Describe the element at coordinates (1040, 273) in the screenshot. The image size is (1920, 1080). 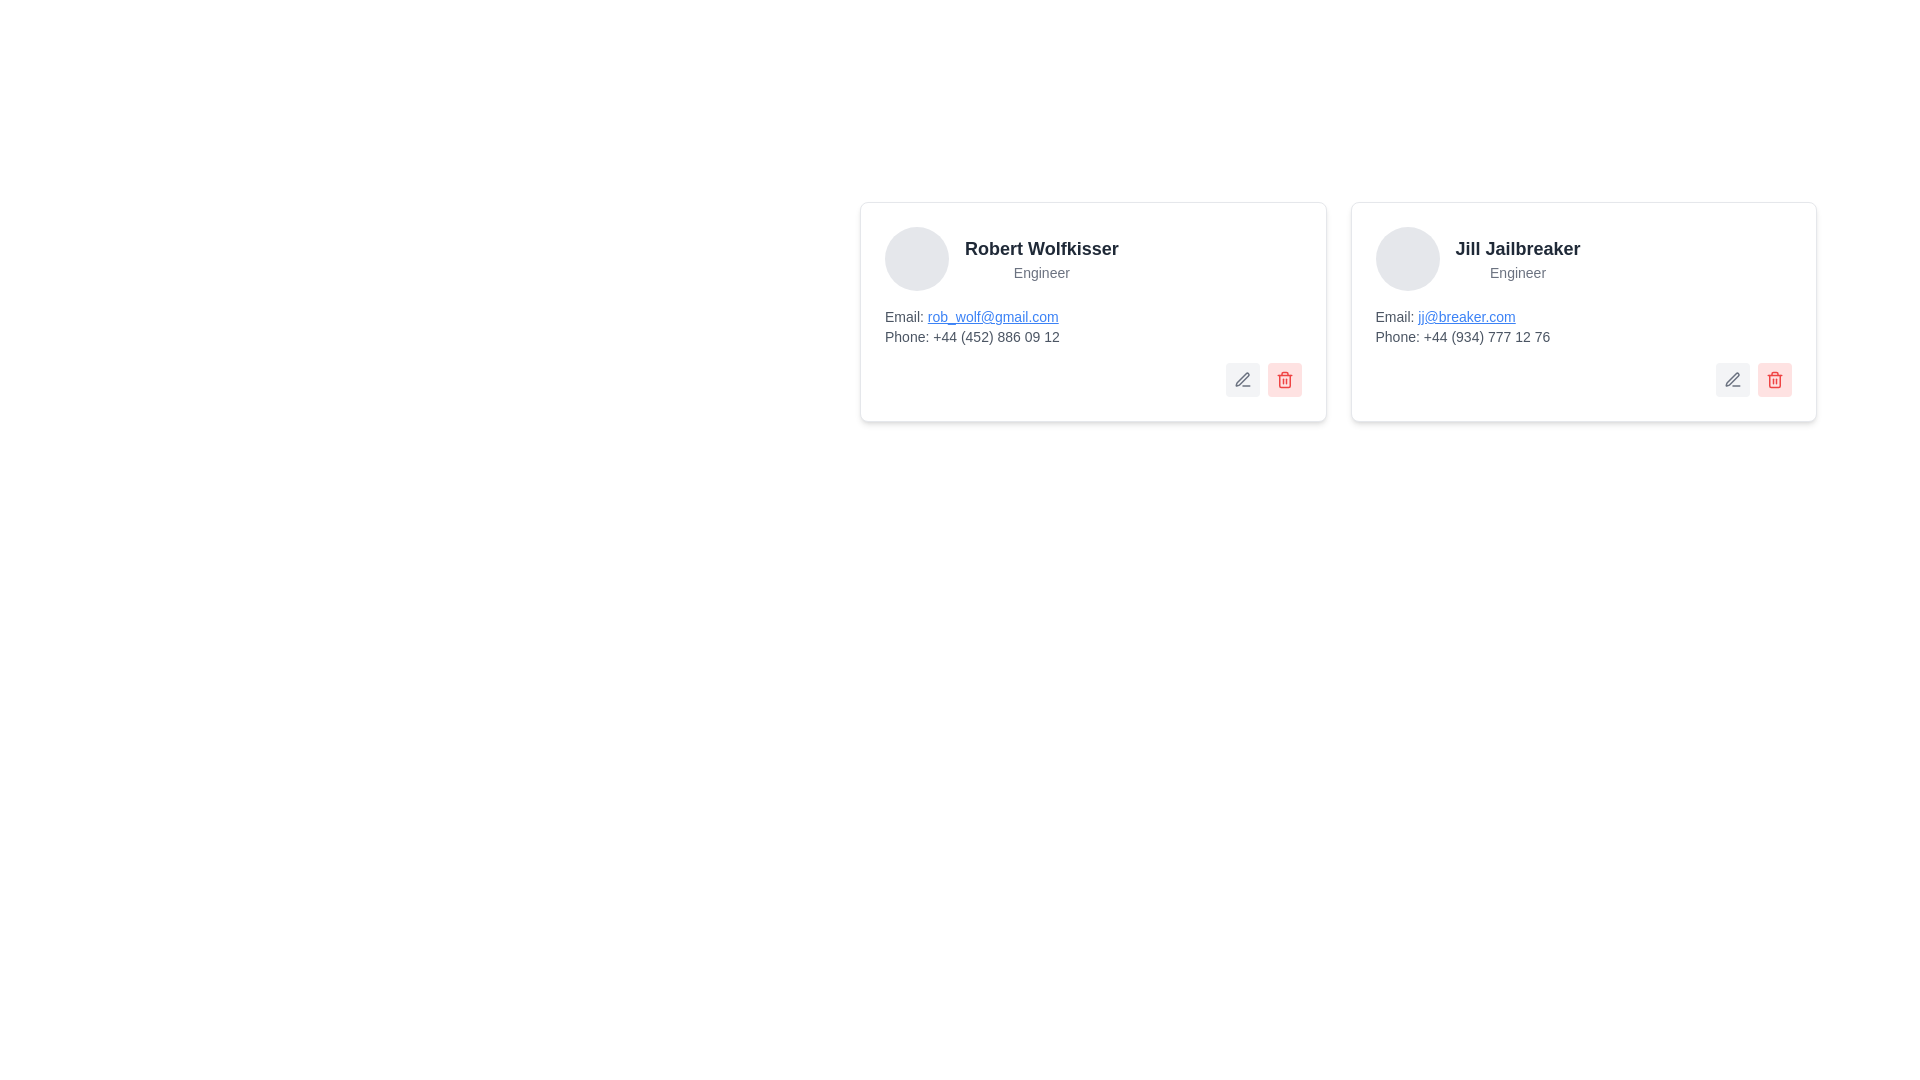
I see `the text label that serves as a descriptor for the individual named 'Robert Wolfkisser', positioned below the title text within the card component` at that location.